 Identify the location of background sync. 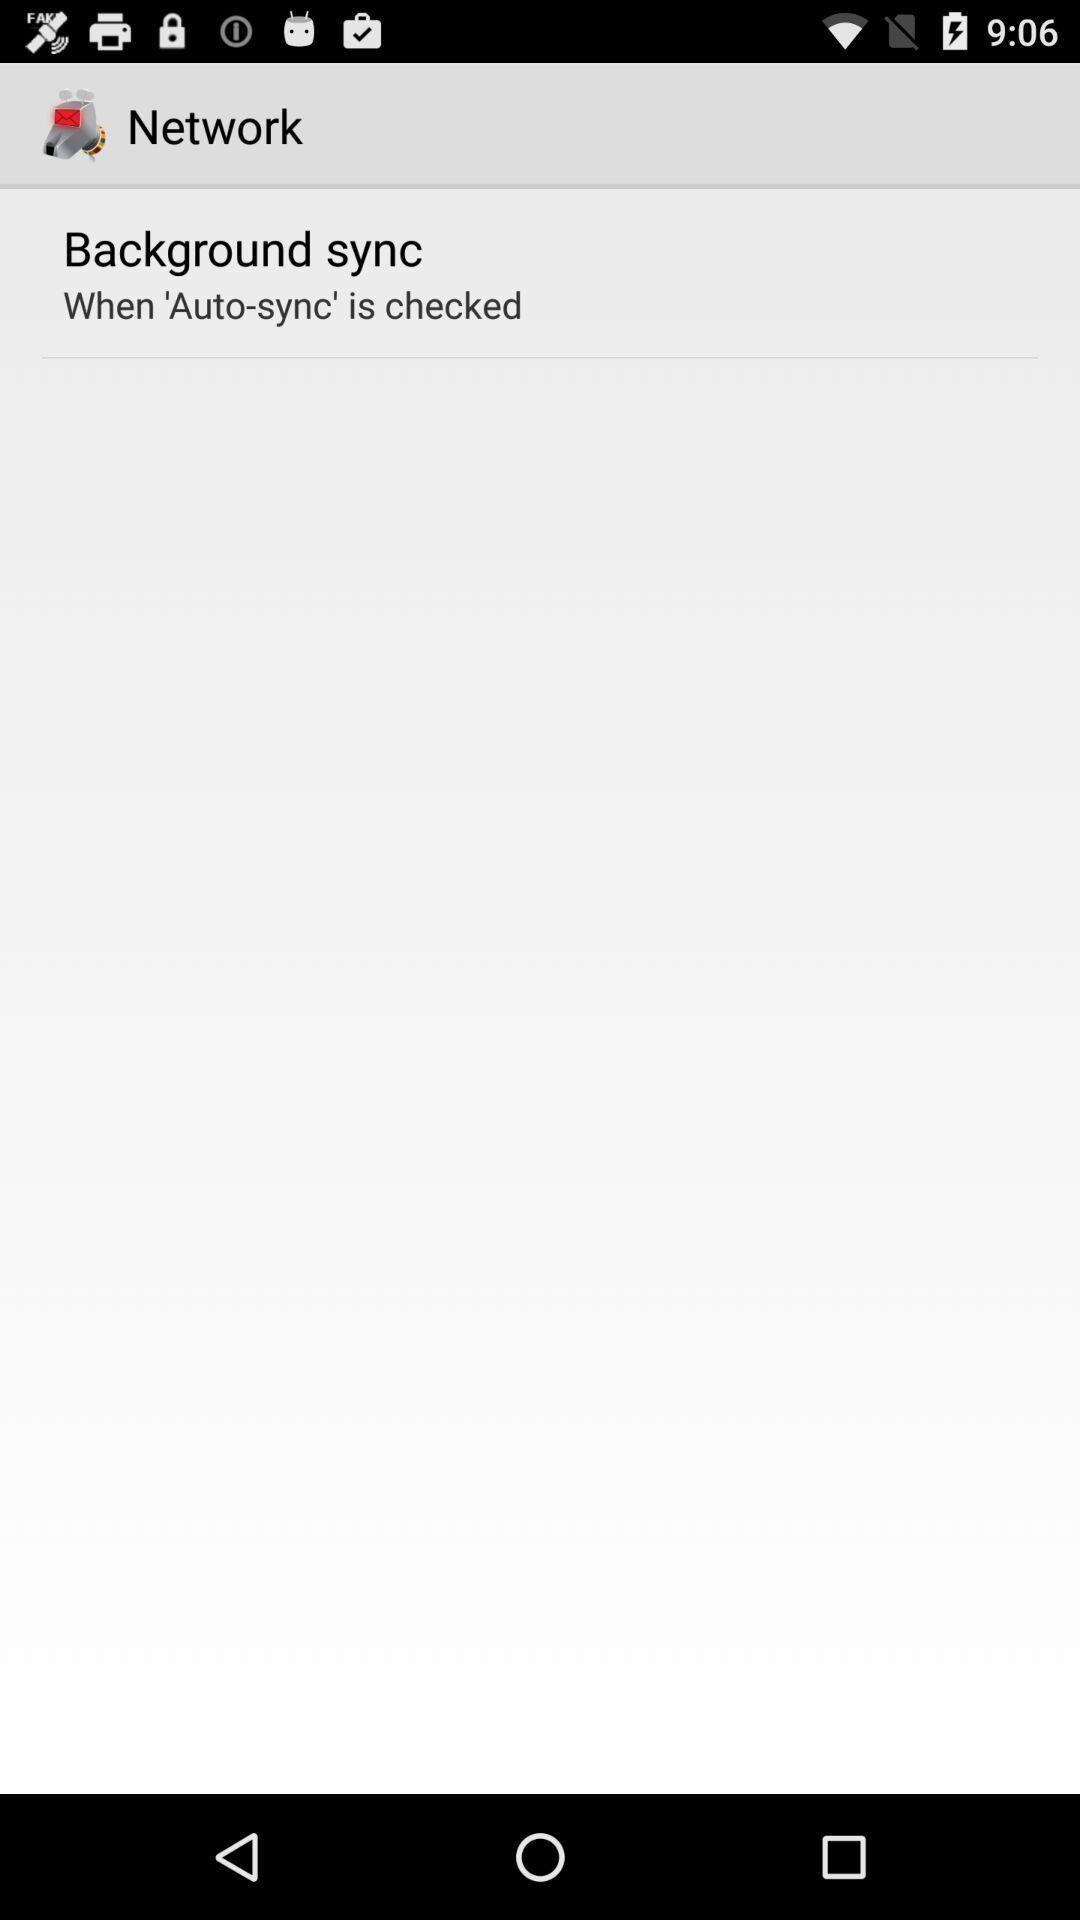
(242, 246).